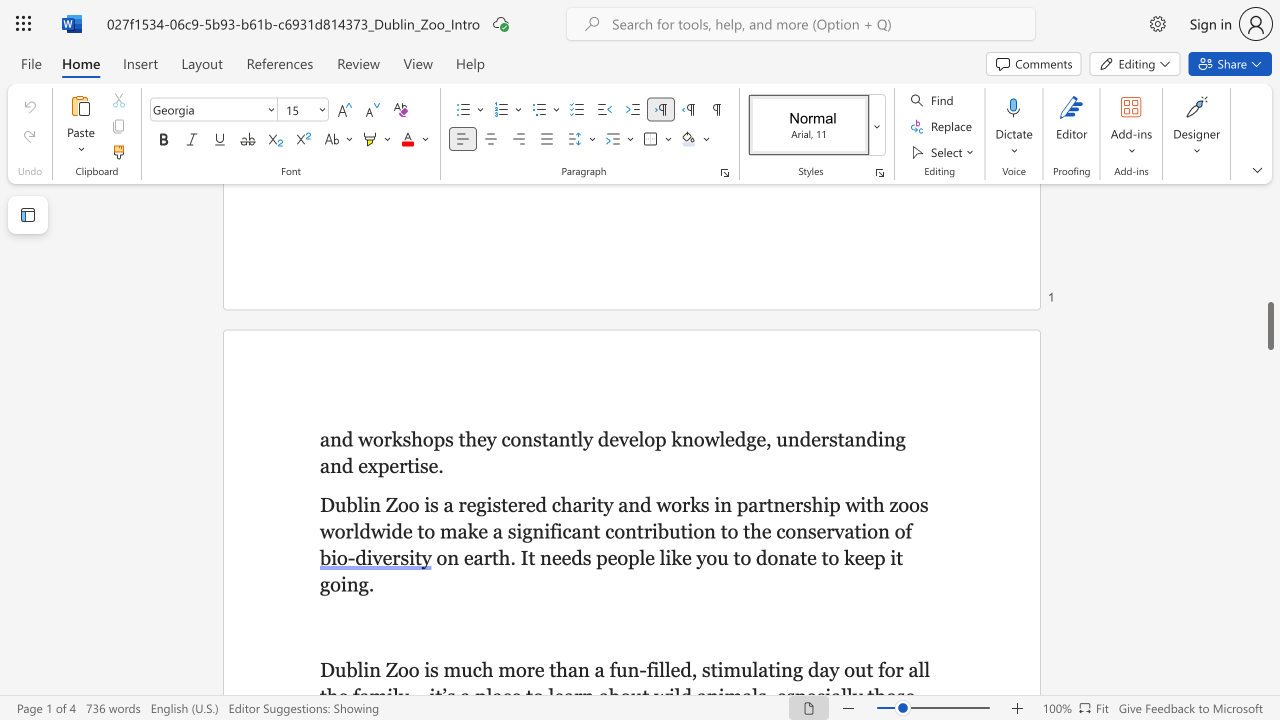 This screenshot has height=720, width=1280. Describe the element at coordinates (343, 584) in the screenshot. I see `the 3th character "i" in the text` at that location.